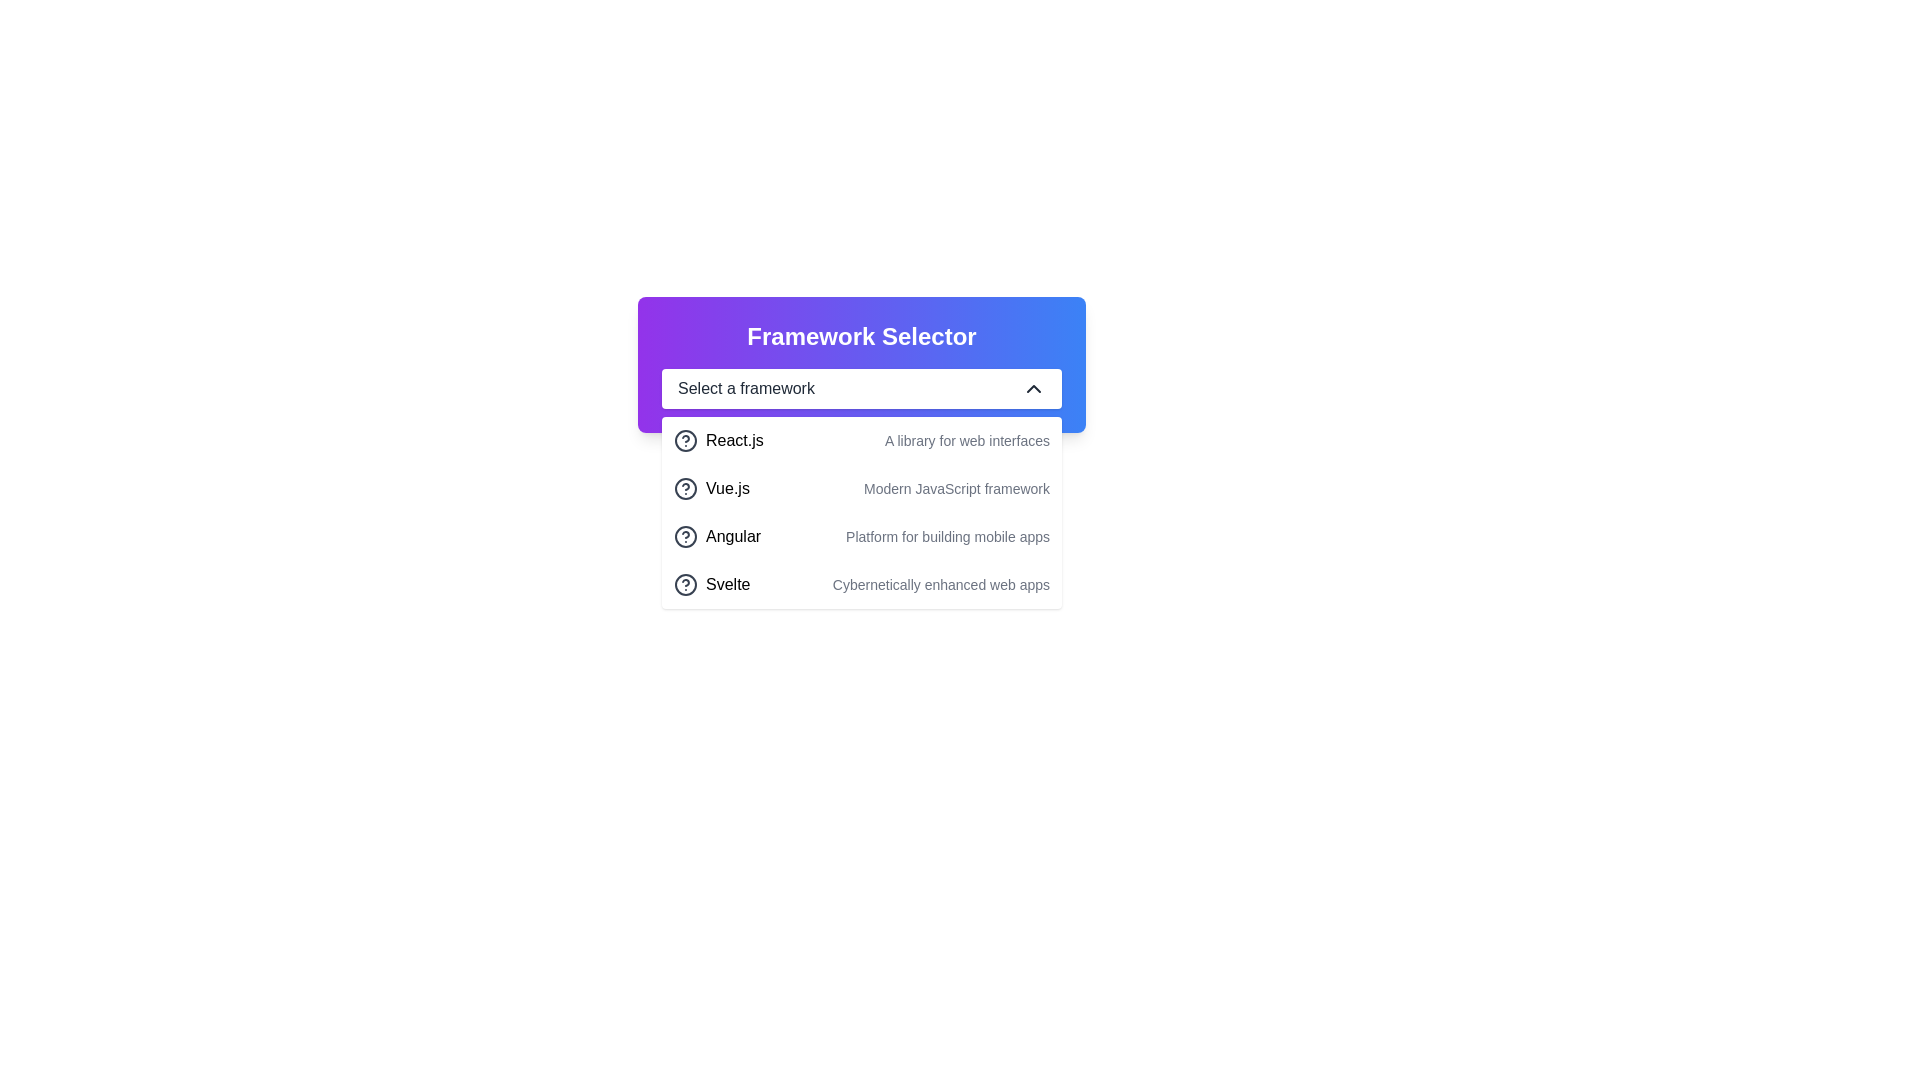 The image size is (1920, 1080). What do you see at coordinates (947, 535) in the screenshot?
I see `descriptive text label below the 'Angular' option in the dropdown menu, which provides additional information about it` at bounding box center [947, 535].